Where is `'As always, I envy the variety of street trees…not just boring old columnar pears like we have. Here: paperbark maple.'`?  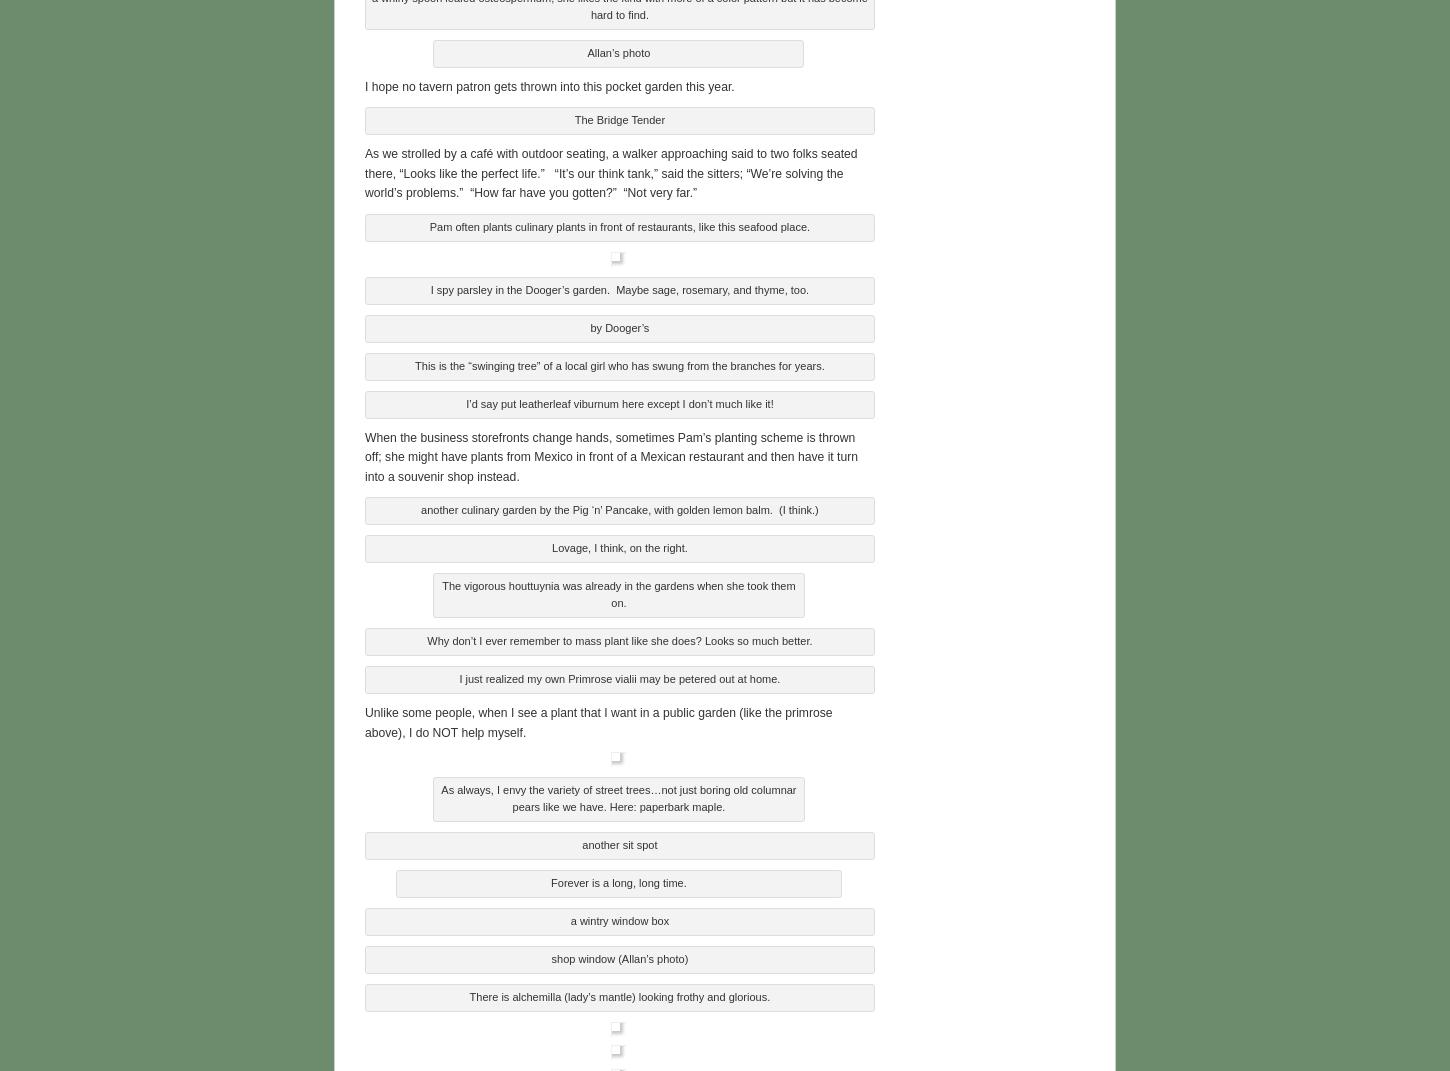 'As always, I envy the variety of street trees…not just boring old columnar pears like we have. Here: paperbark maple.' is located at coordinates (617, 794).